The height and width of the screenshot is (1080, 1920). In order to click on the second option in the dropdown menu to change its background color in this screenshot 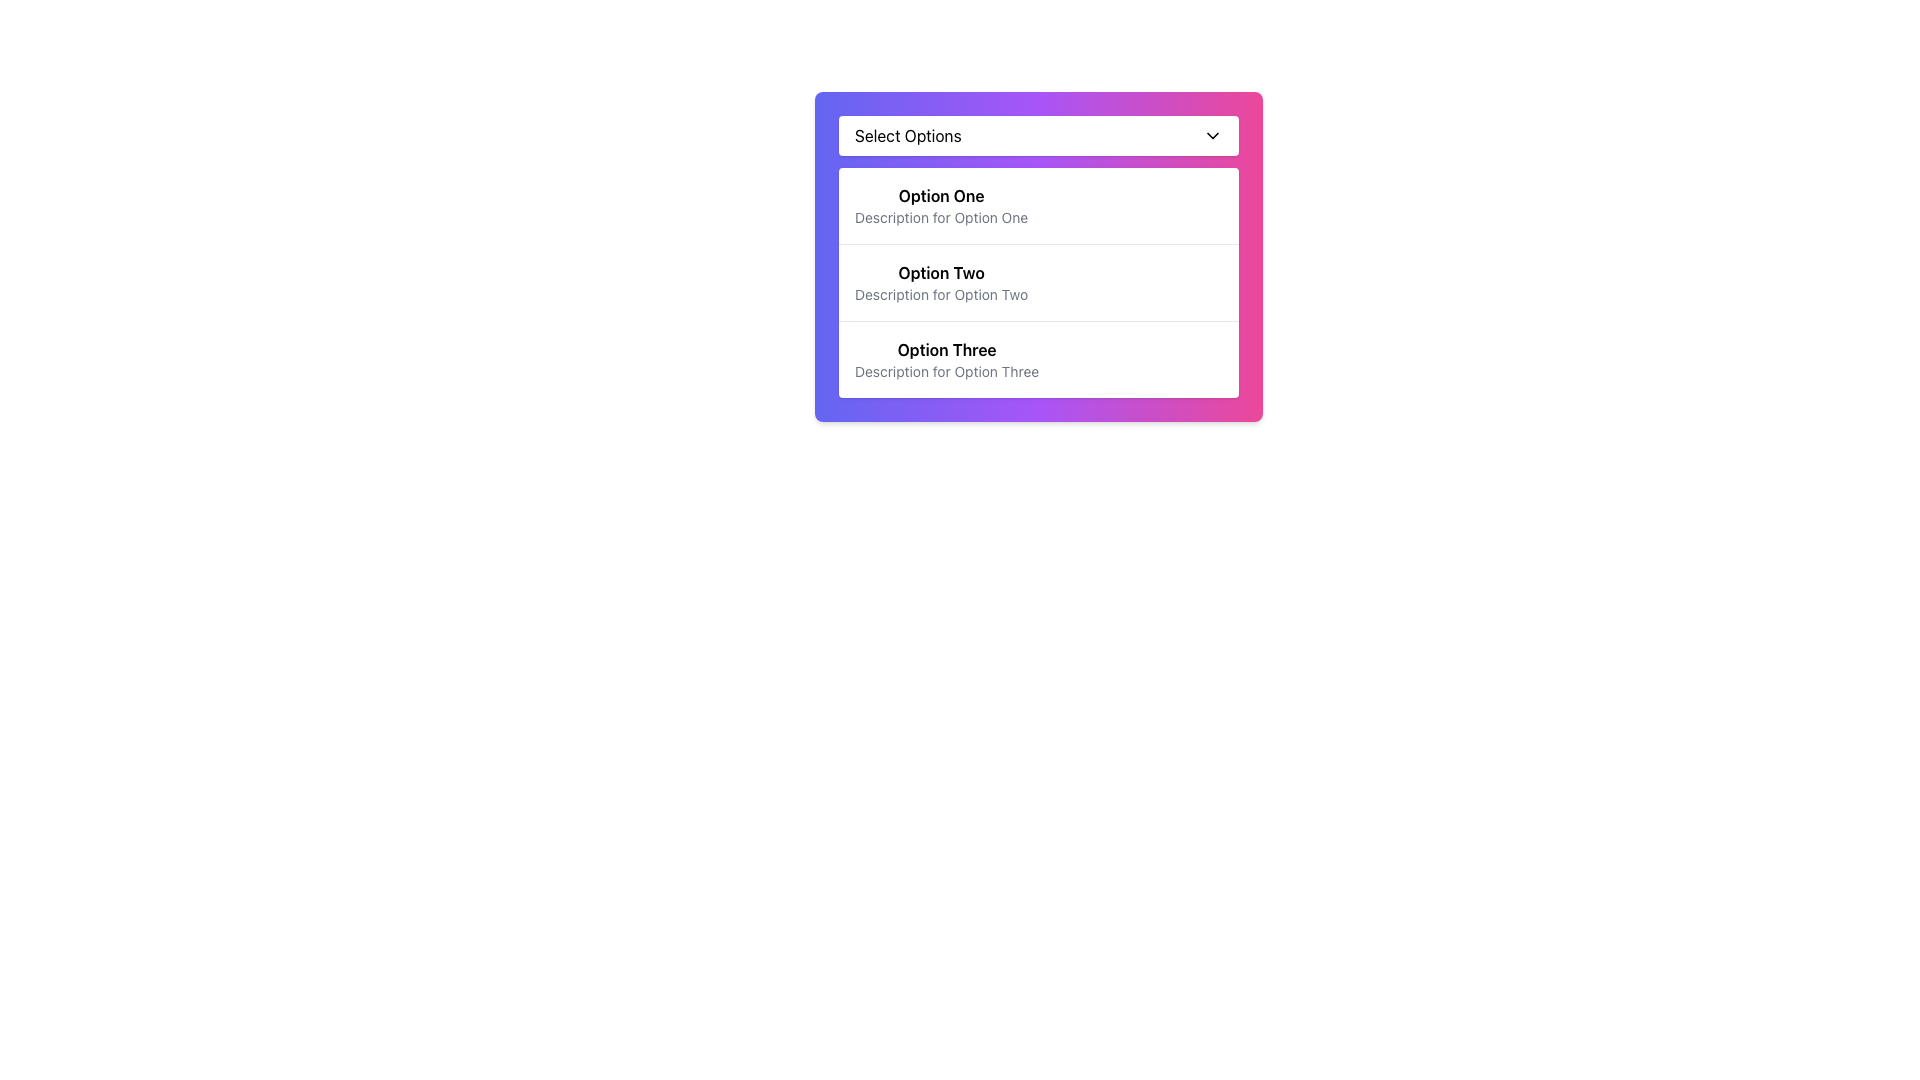, I will do `click(1038, 282)`.